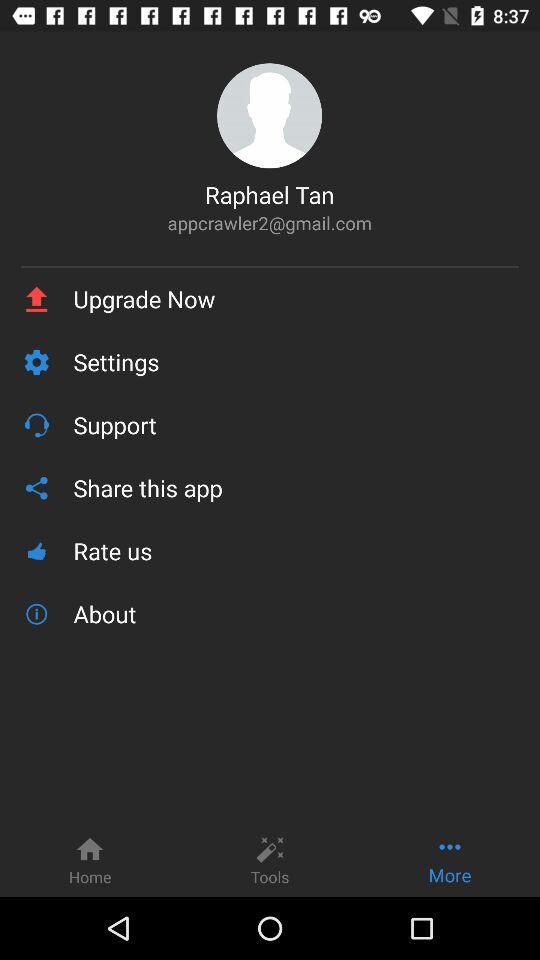 The height and width of the screenshot is (960, 540). I want to click on the icon below rate us icon, so click(295, 613).